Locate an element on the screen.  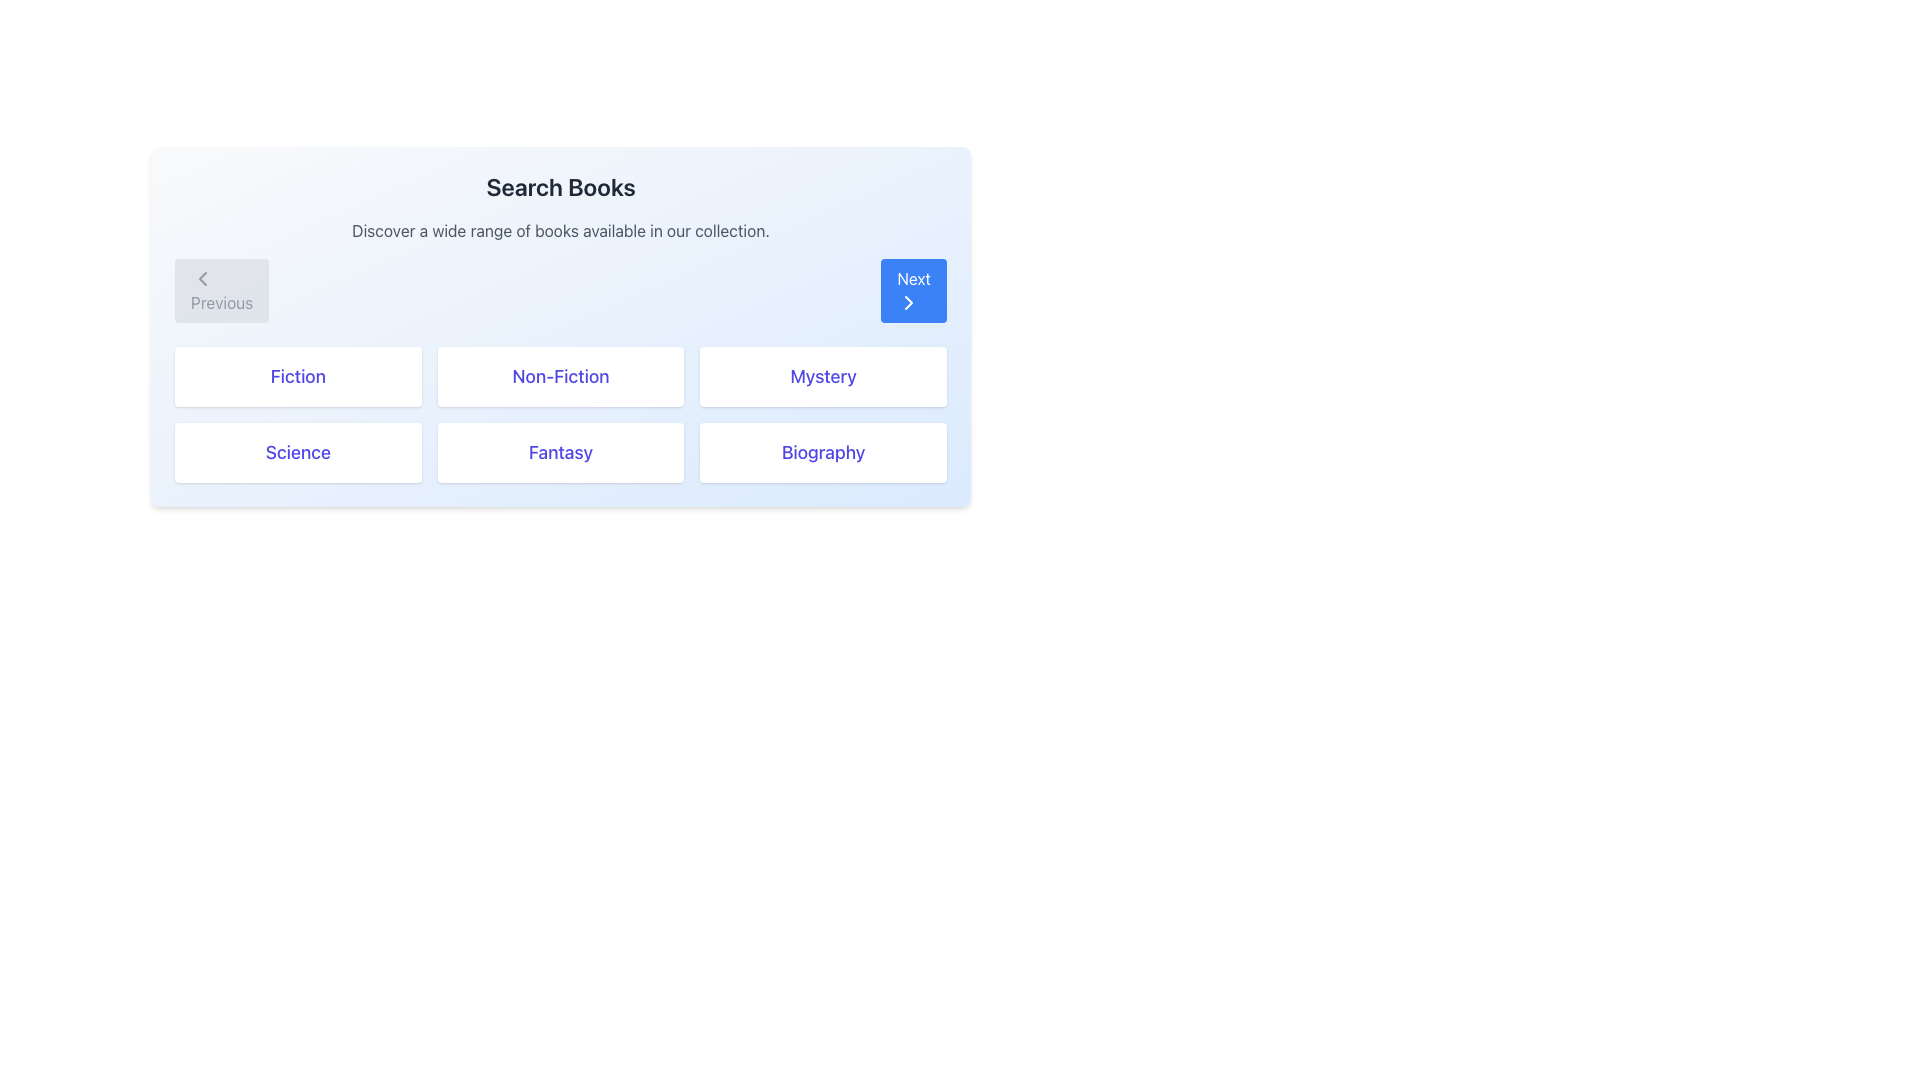
the left-facing chevron icon within the 'Previous' button located in the top-left area of the pane is located at coordinates (202, 278).